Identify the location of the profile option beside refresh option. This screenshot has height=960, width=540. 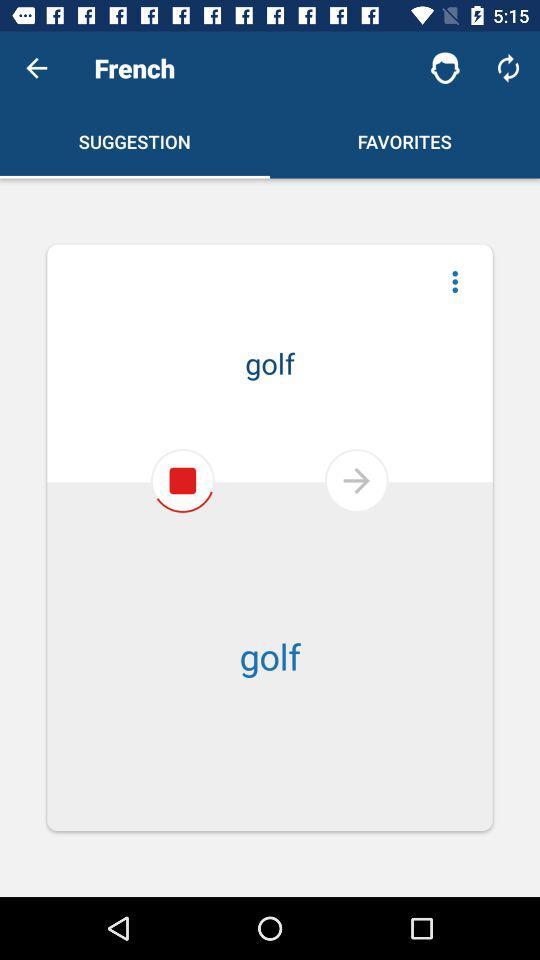
(445, 68).